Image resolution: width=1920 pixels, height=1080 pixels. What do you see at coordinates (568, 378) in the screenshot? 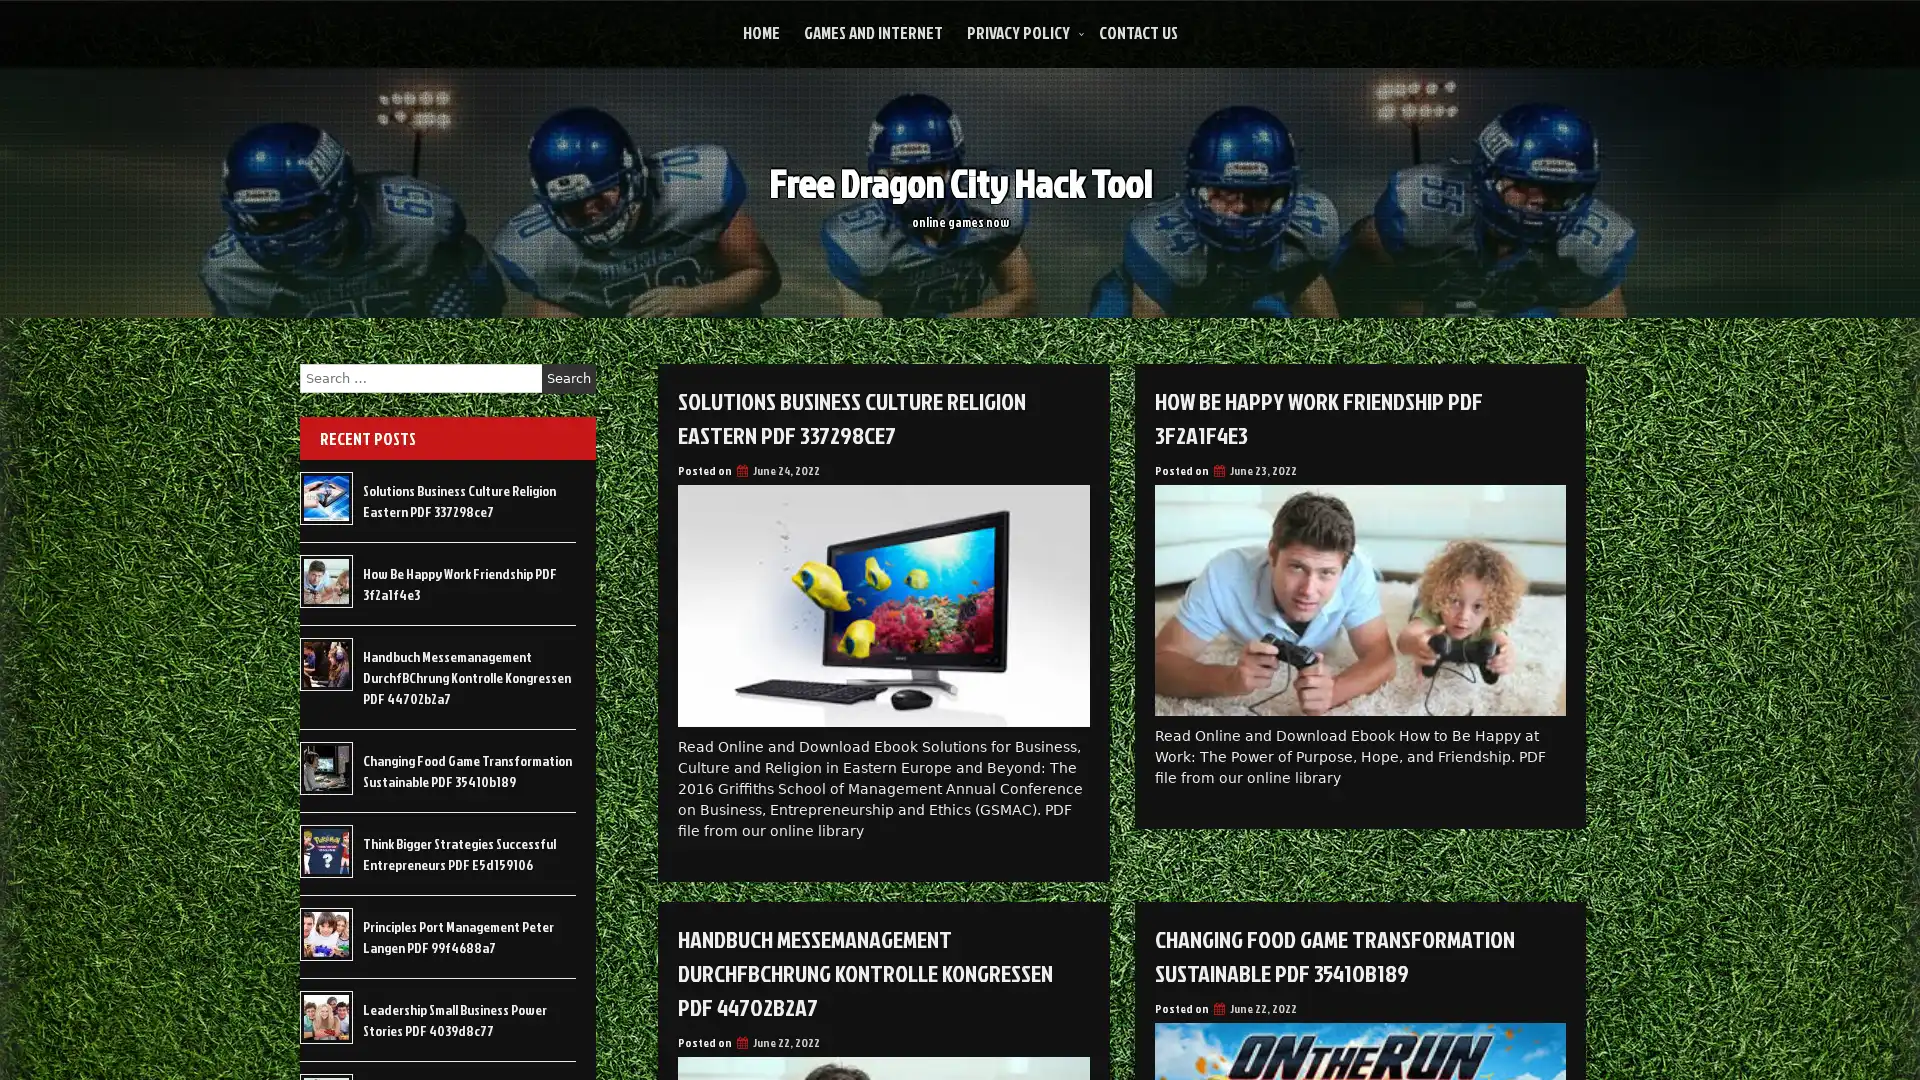
I see `Search` at bounding box center [568, 378].